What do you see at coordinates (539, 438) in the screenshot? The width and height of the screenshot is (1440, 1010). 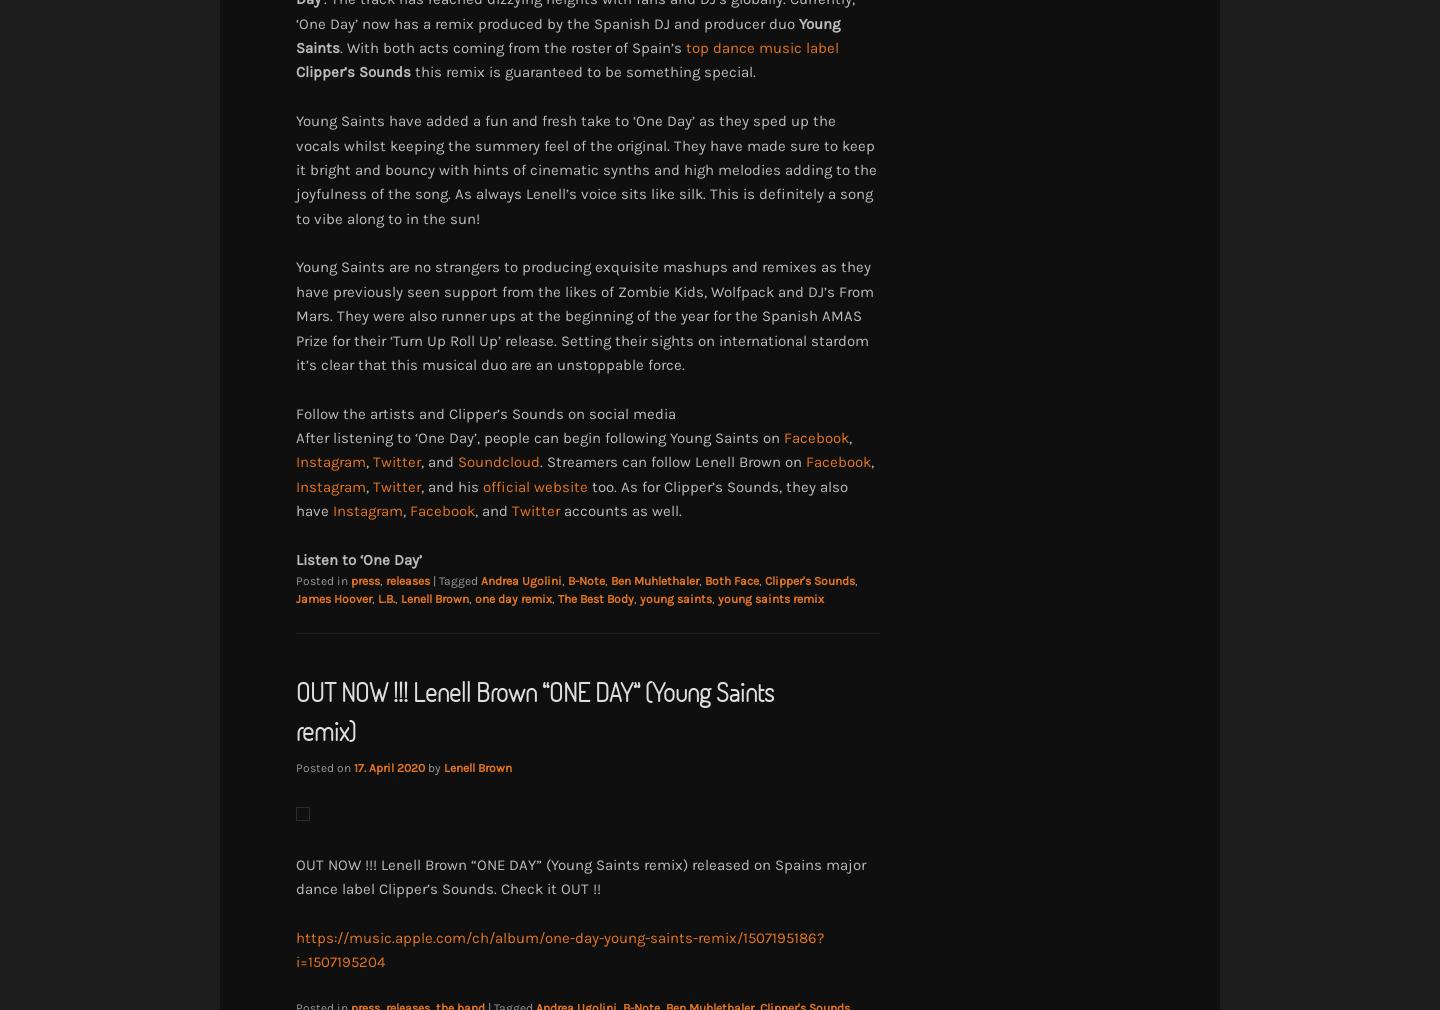 I see `'After listening to ‘One Day’, people can begin following Young Saints on'` at bounding box center [539, 438].